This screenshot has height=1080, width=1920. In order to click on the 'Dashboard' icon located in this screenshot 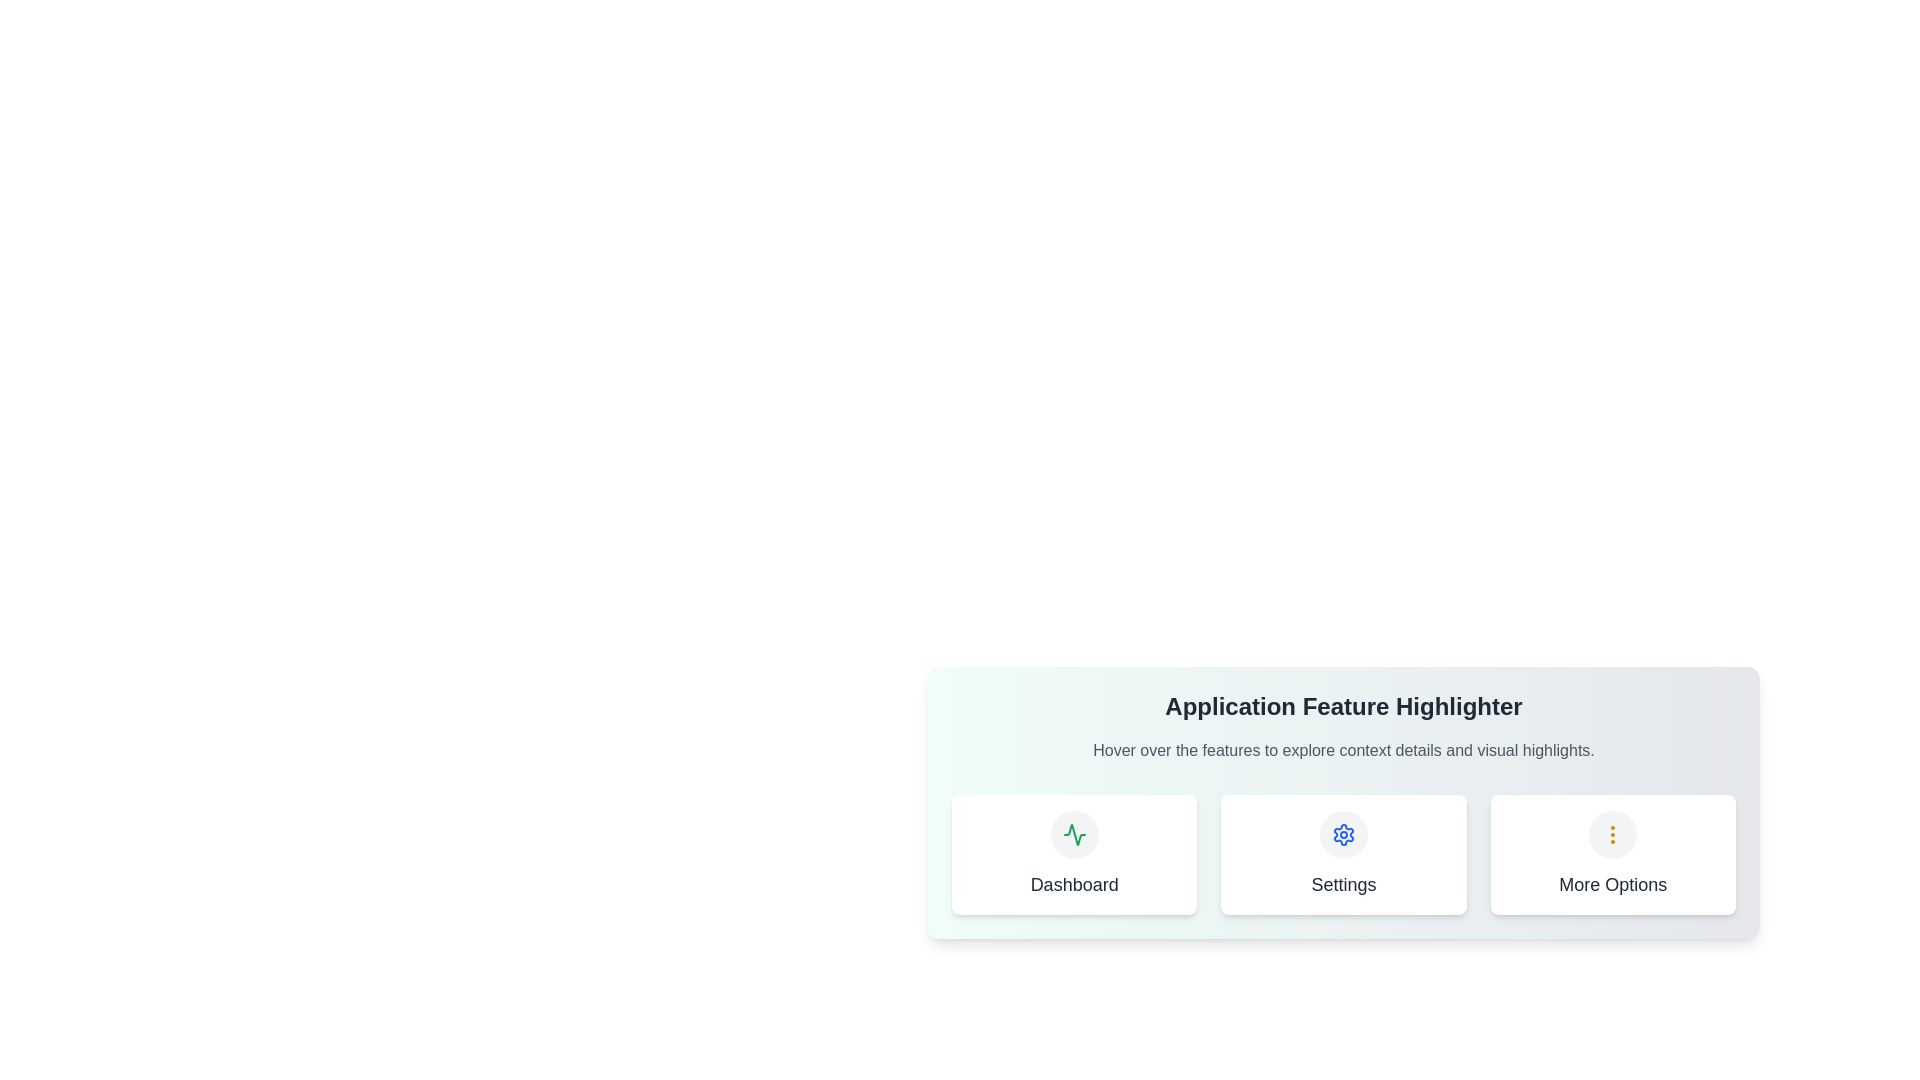, I will do `click(1073, 834)`.